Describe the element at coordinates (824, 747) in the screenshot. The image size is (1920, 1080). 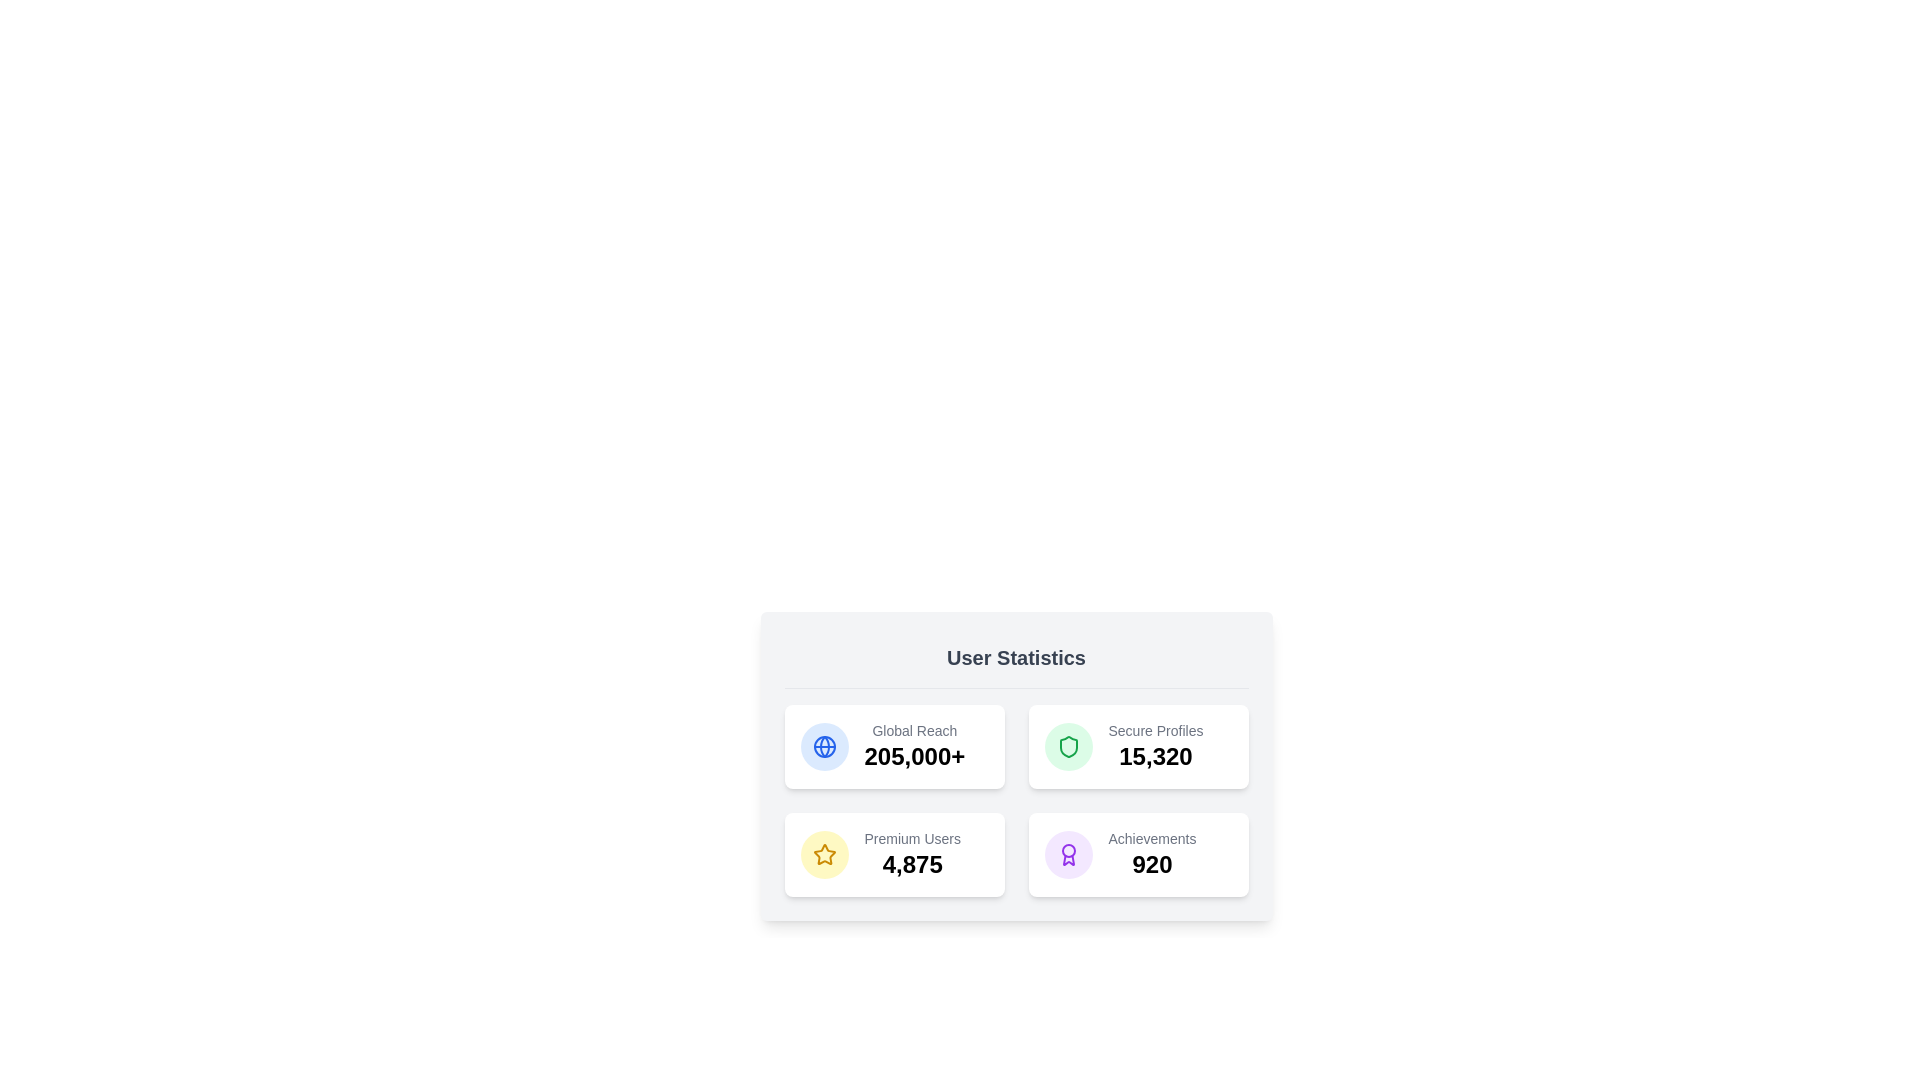
I see `the small, circular icon with a light blue background and a globe symbol in blue with white accents, located at the top-left side of the 'Global Reach' card, to understand its contextual meaning` at that location.